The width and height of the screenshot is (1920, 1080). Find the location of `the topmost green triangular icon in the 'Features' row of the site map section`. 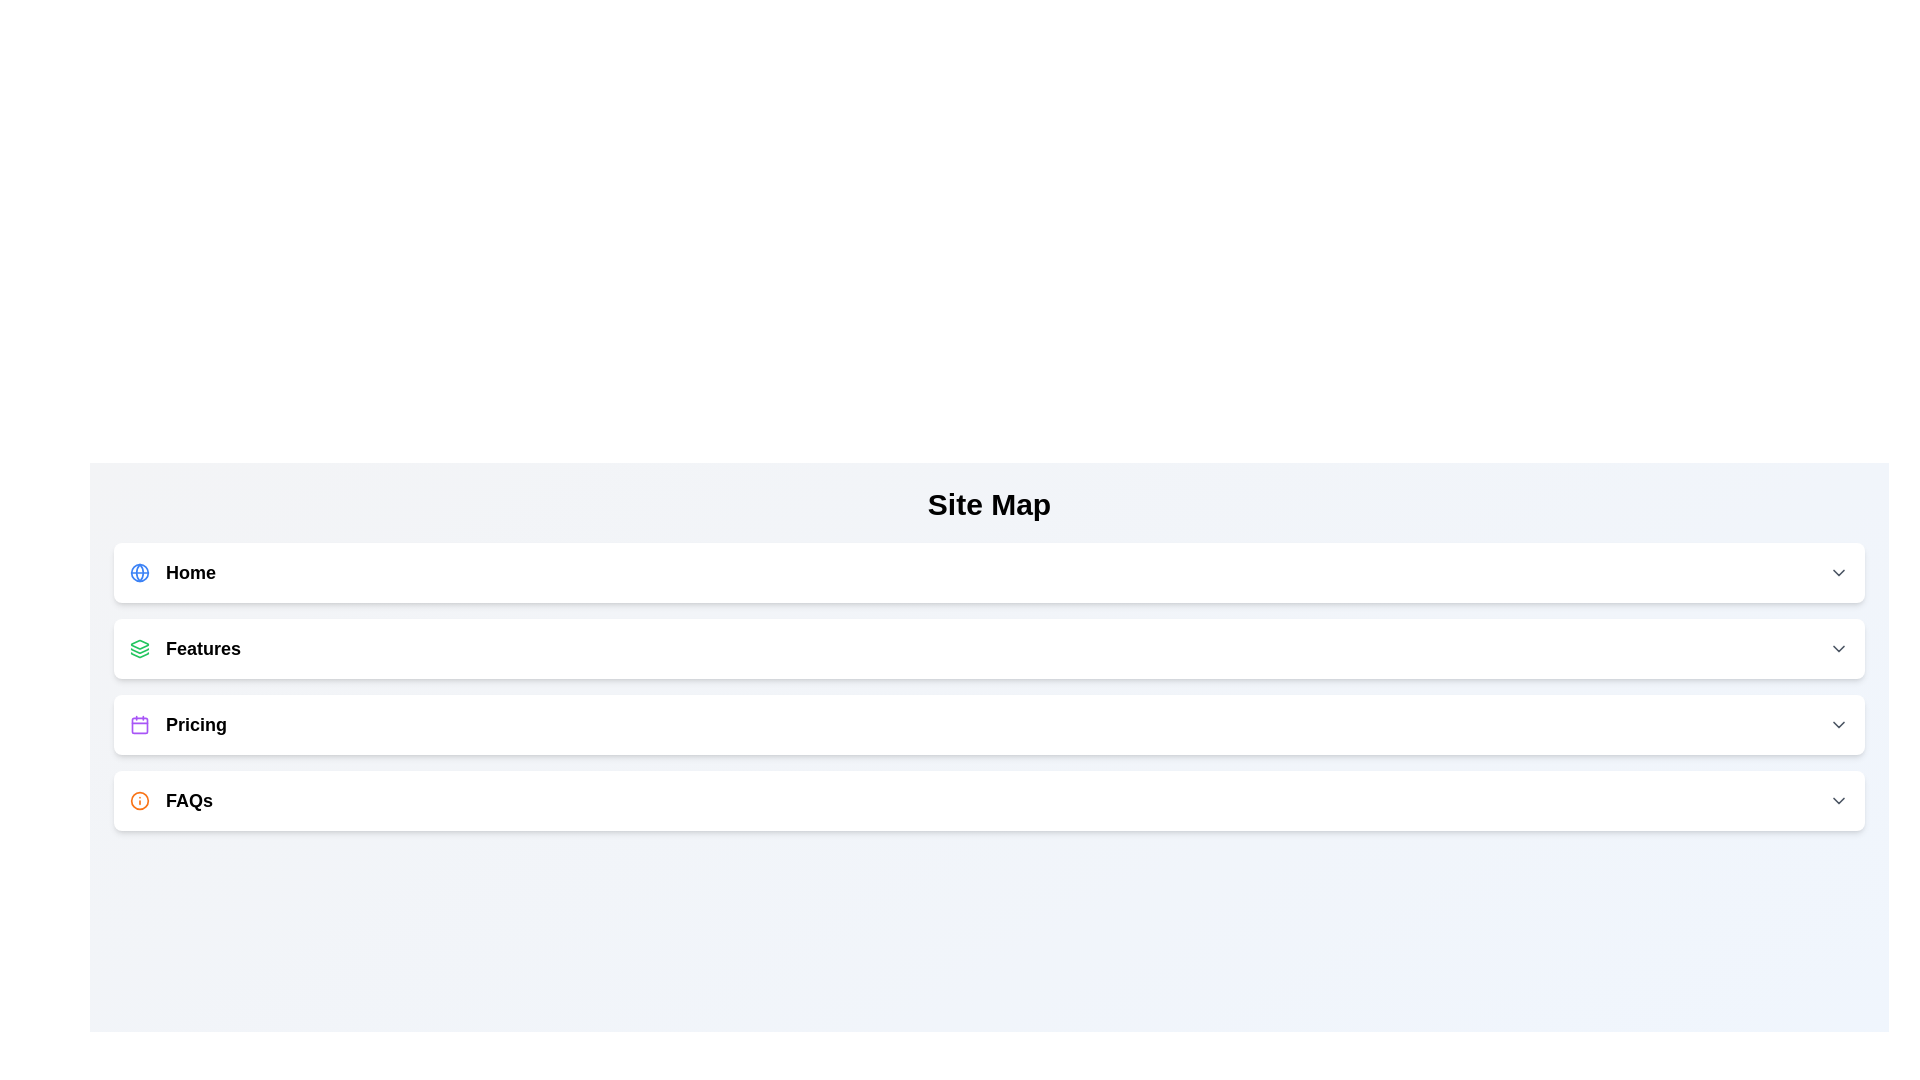

the topmost green triangular icon in the 'Features' row of the site map section is located at coordinates (138, 644).